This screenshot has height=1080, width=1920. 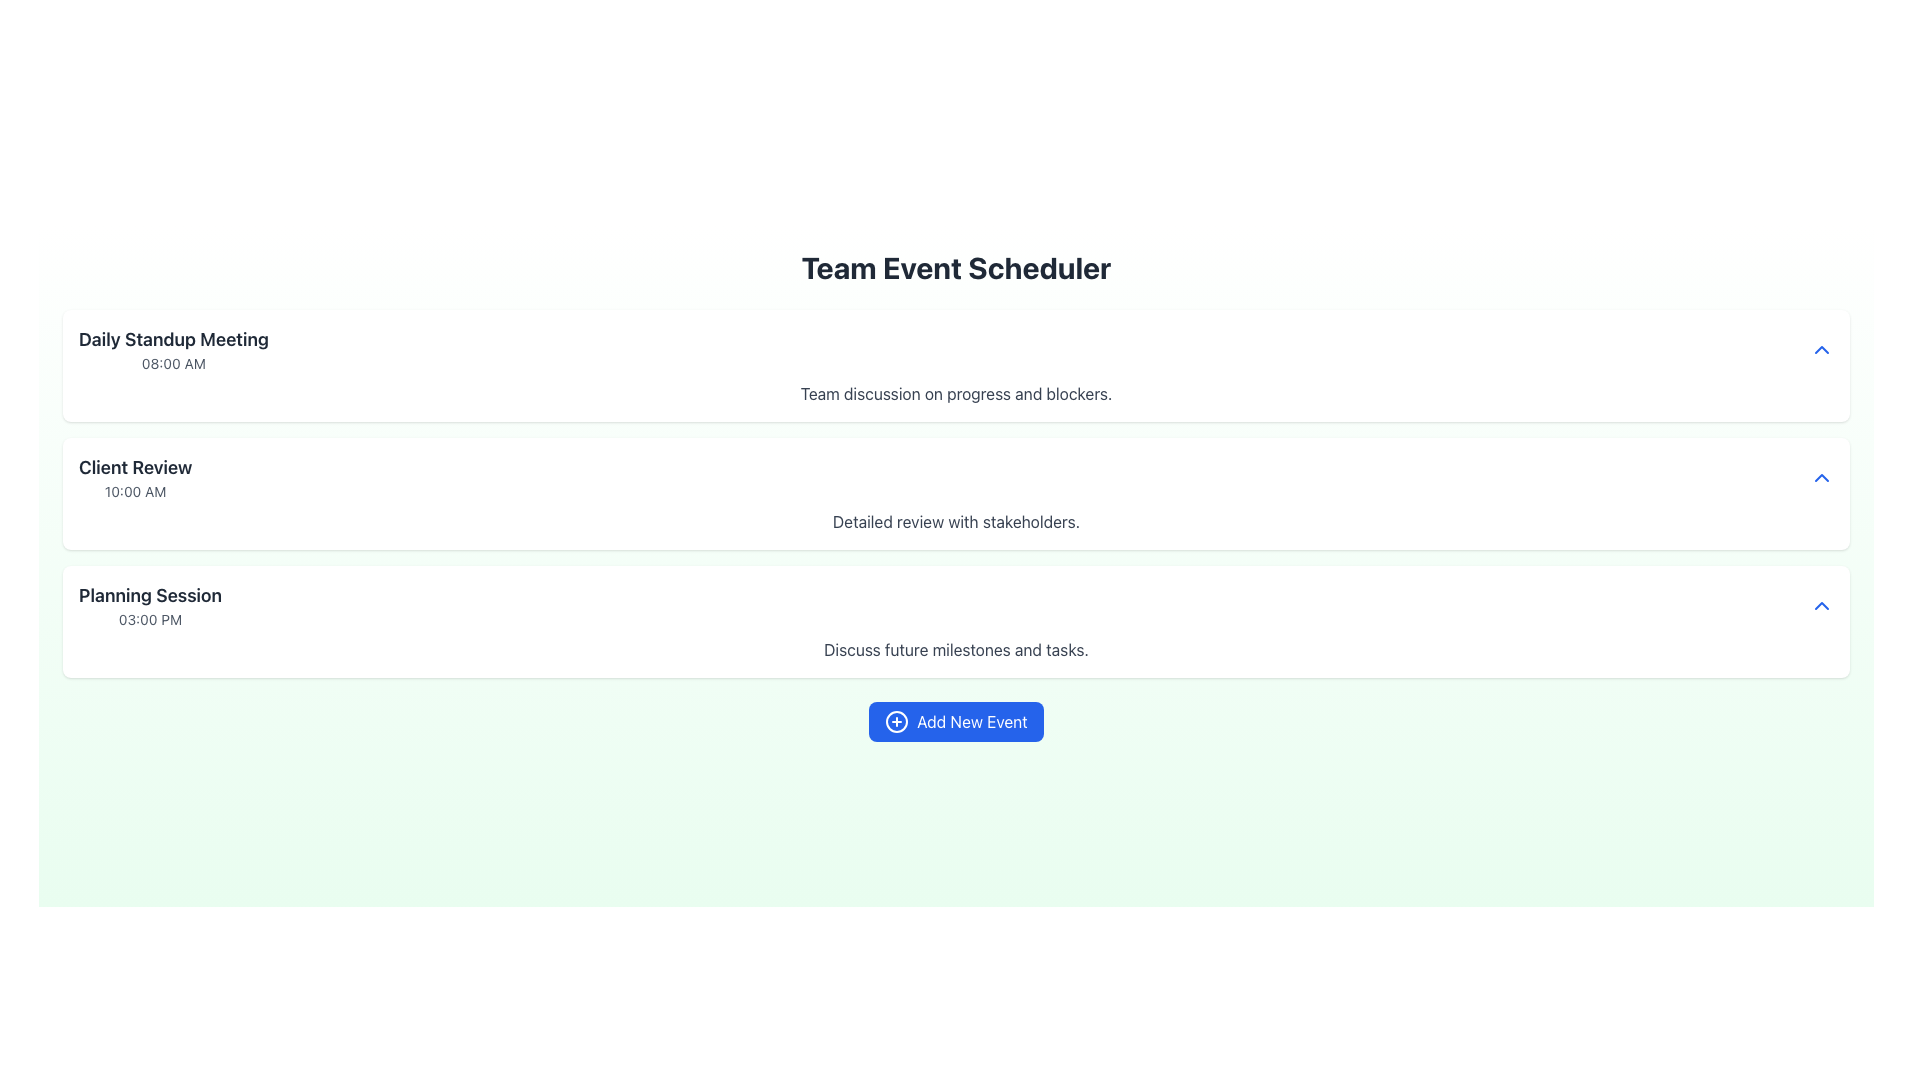 What do you see at coordinates (1822, 604) in the screenshot?
I see `the interactive button at the rightmost edge of the 'Planning Session' section with timestamp '03:00 PM' to observe a color transition effect indicating interactivity` at bounding box center [1822, 604].